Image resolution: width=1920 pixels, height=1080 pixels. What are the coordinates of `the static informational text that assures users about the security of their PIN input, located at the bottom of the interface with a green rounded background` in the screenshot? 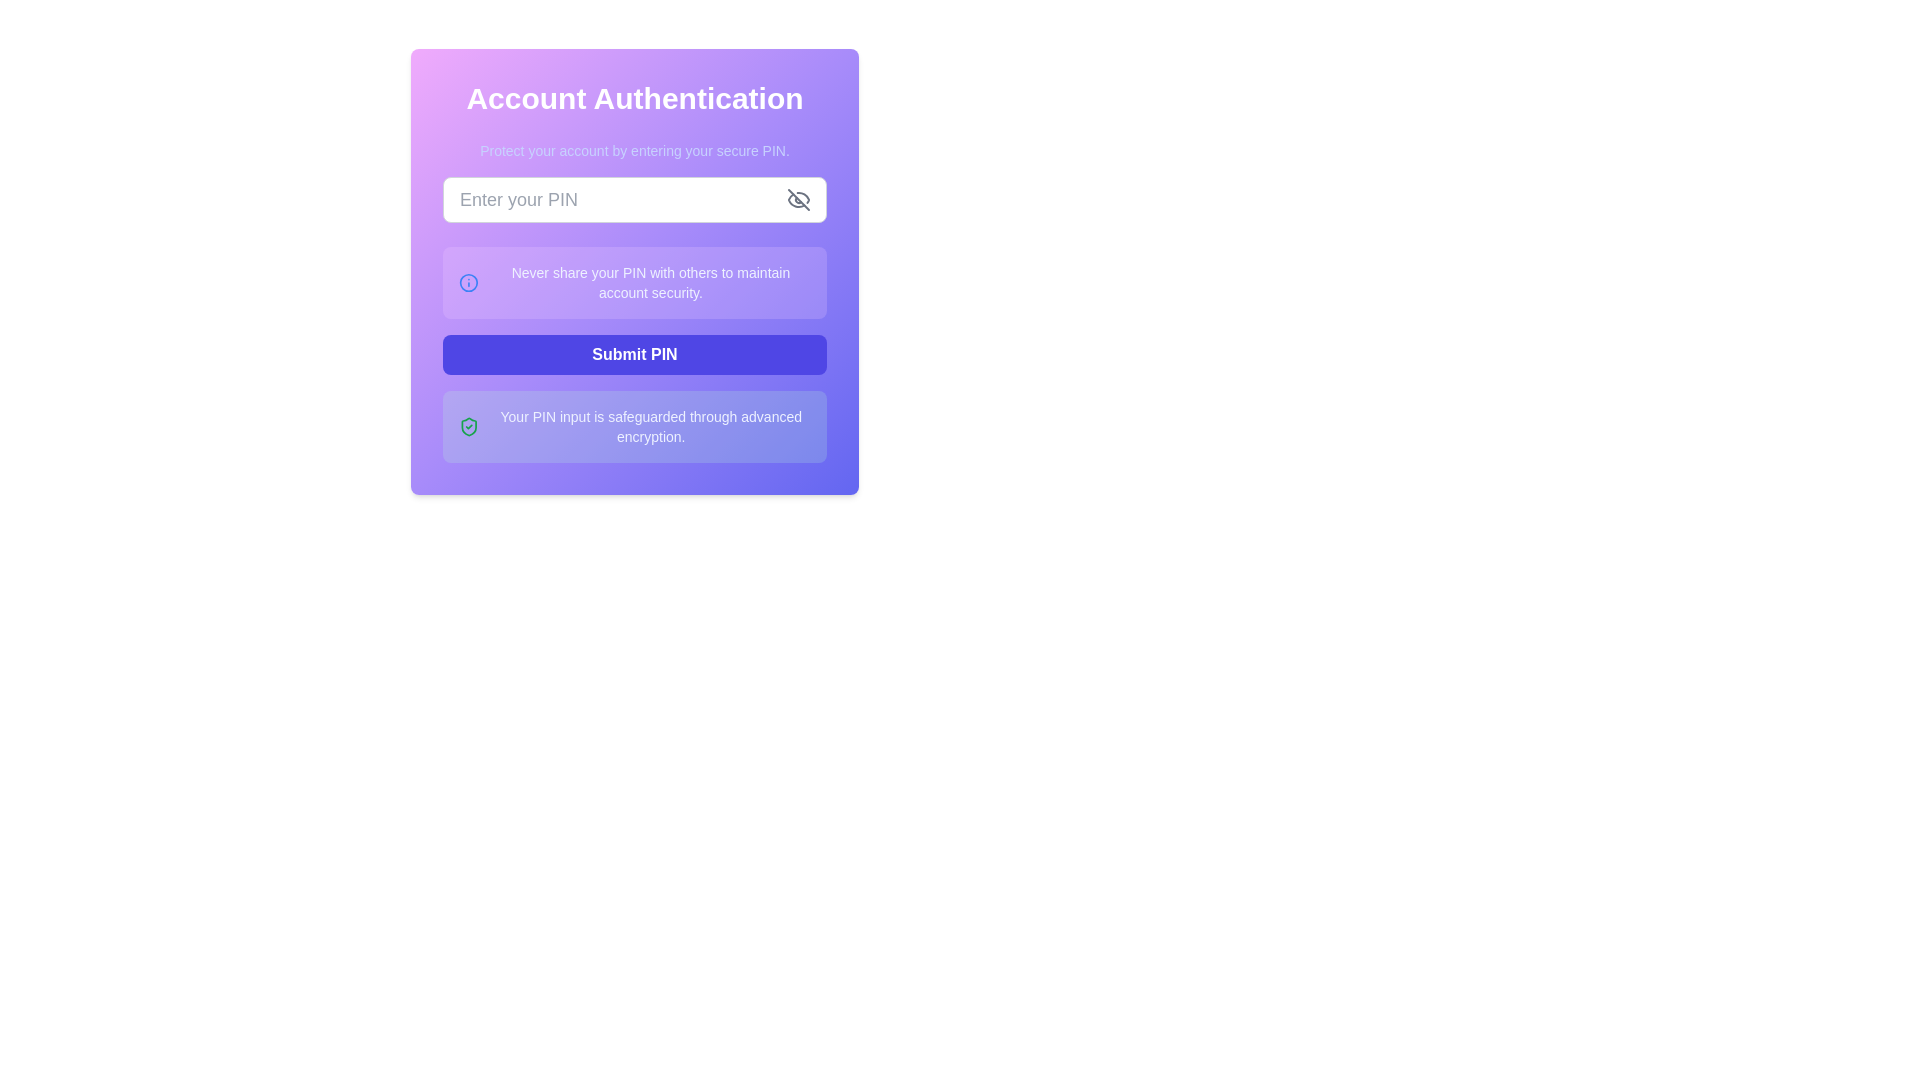 It's located at (651, 426).